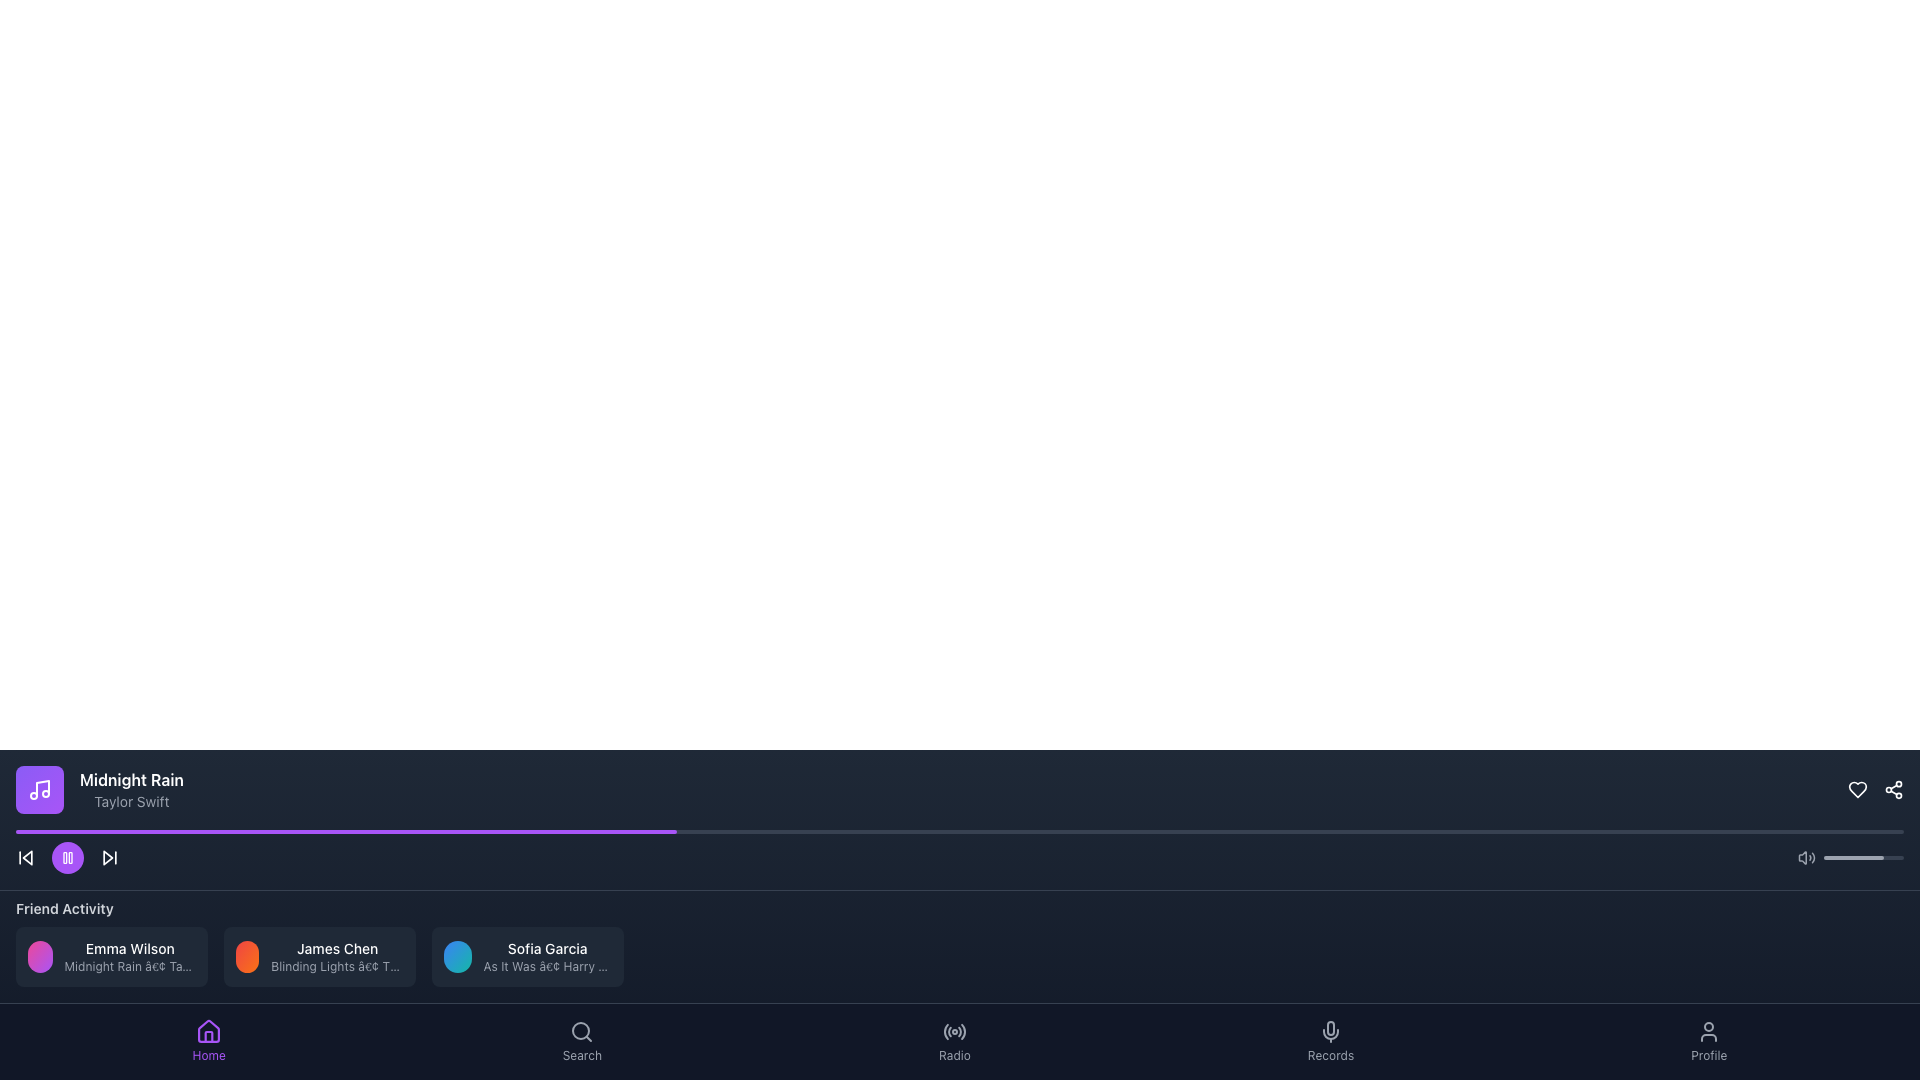  I want to click on the 'Search' button located in the bottom navigation bar, which features a magnifying glass icon and the text label 'Search', so click(581, 1040).